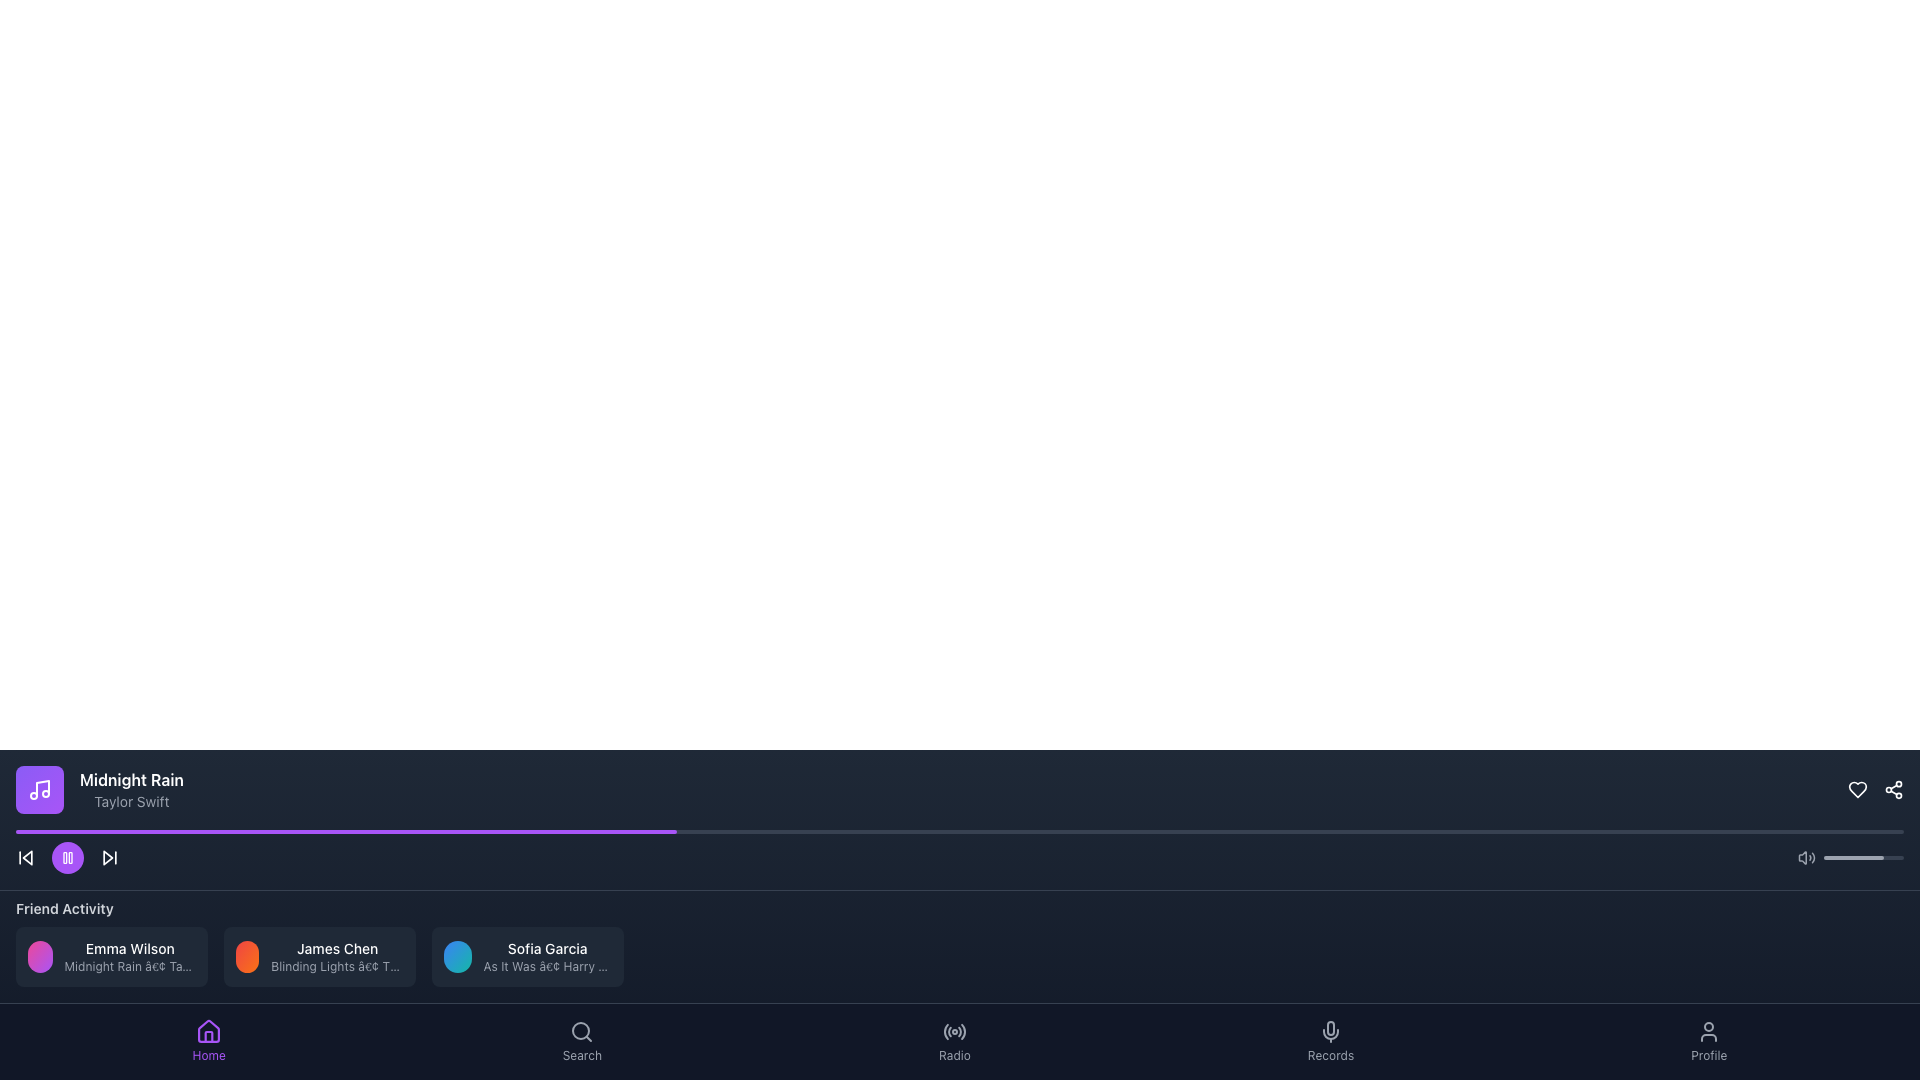  I want to click on the 'Search' button located in the bottom navigation bar, which features a magnifying glass icon and the text label 'Search', so click(581, 1040).